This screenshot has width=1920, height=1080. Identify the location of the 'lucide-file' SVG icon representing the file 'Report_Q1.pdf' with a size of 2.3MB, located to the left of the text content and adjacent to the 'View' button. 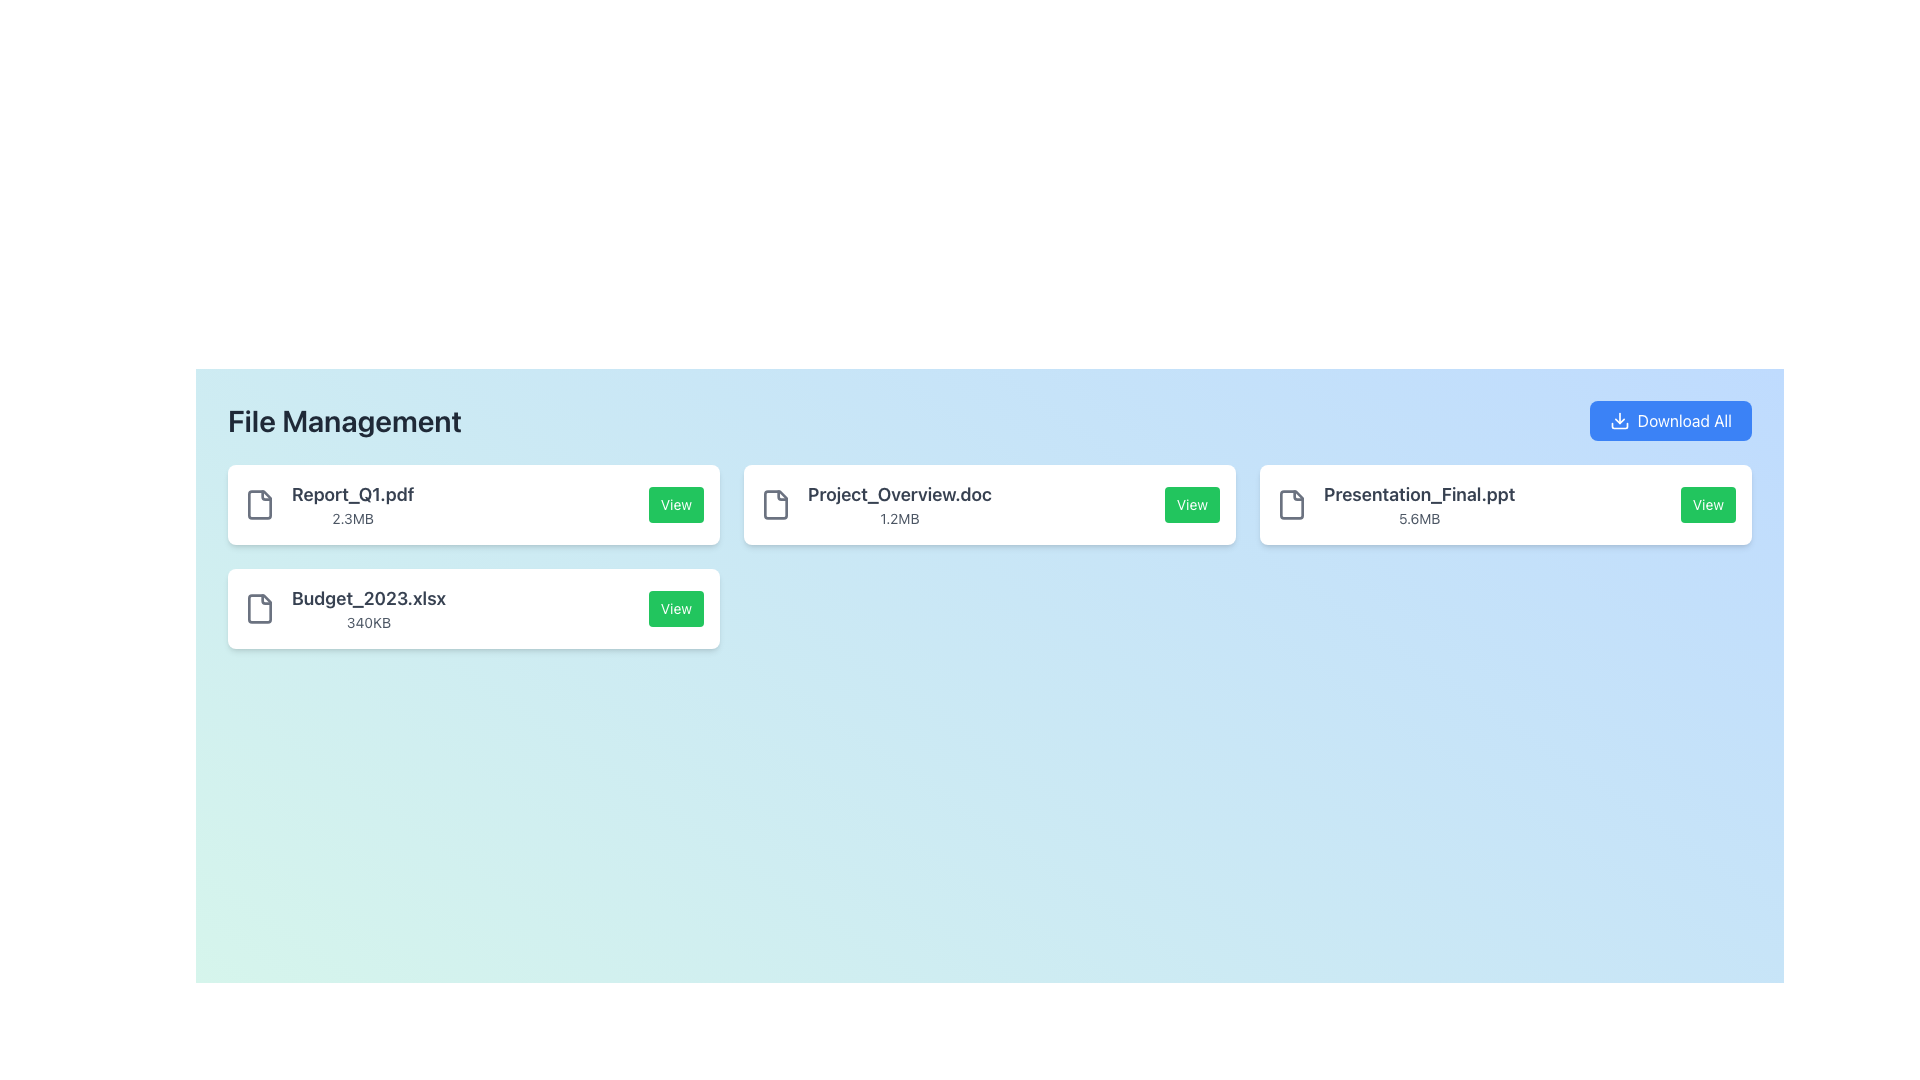
(258, 504).